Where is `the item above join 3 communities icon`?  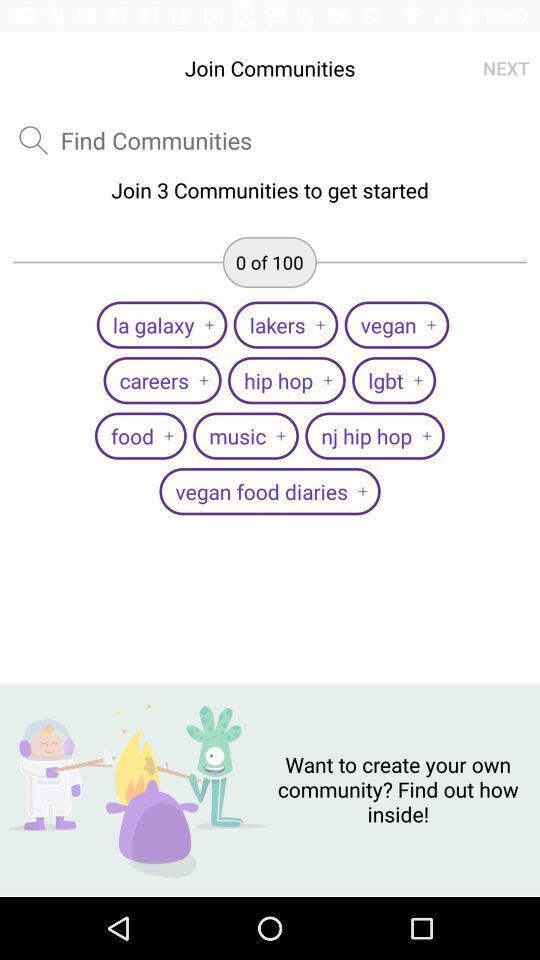 the item above join 3 communities icon is located at coordinates (505, 68).